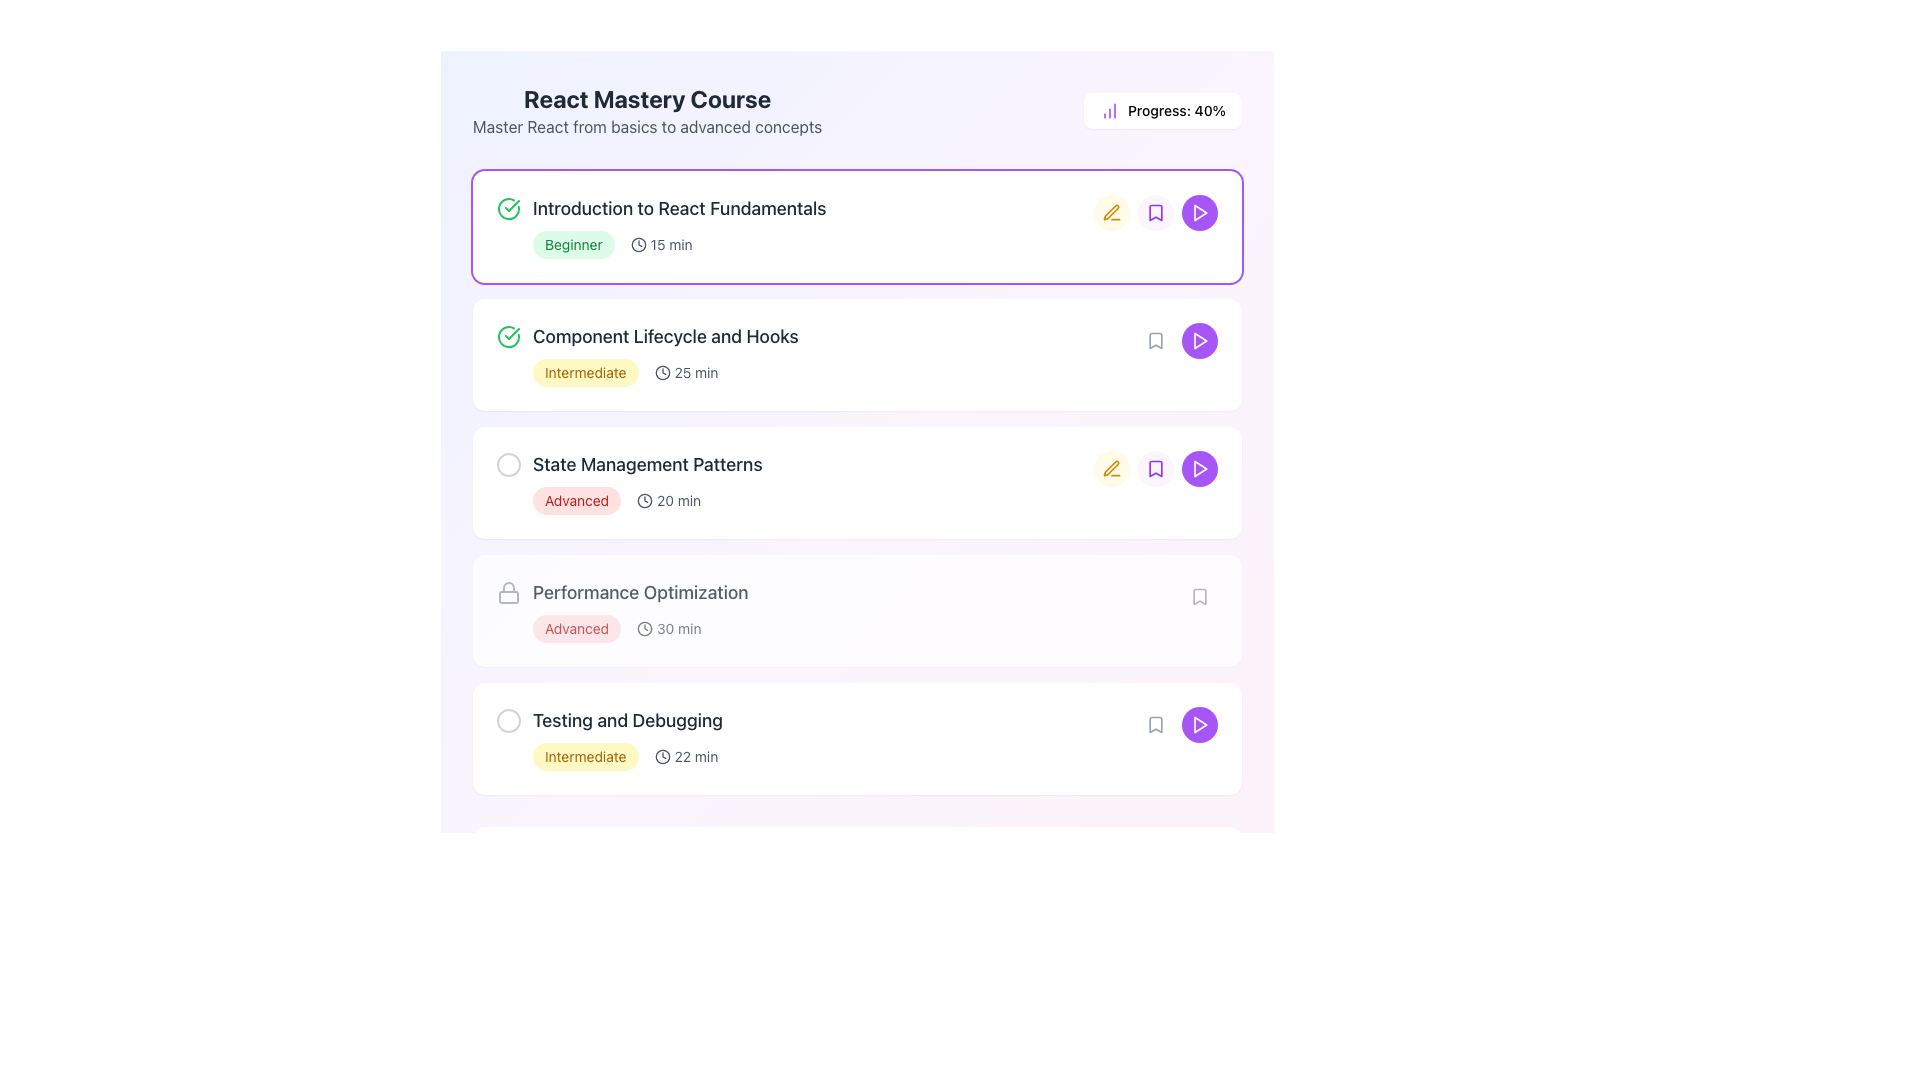 This screenshot has width=1920, height=1080. I want to click on the Text Label with Icon that displays the title of the React course module 'Component Lifecycle and Hooks', which is located under the 'Introduction to React Fundamentals' module and above the 'State Management Patterns' module, so click(817, 335).